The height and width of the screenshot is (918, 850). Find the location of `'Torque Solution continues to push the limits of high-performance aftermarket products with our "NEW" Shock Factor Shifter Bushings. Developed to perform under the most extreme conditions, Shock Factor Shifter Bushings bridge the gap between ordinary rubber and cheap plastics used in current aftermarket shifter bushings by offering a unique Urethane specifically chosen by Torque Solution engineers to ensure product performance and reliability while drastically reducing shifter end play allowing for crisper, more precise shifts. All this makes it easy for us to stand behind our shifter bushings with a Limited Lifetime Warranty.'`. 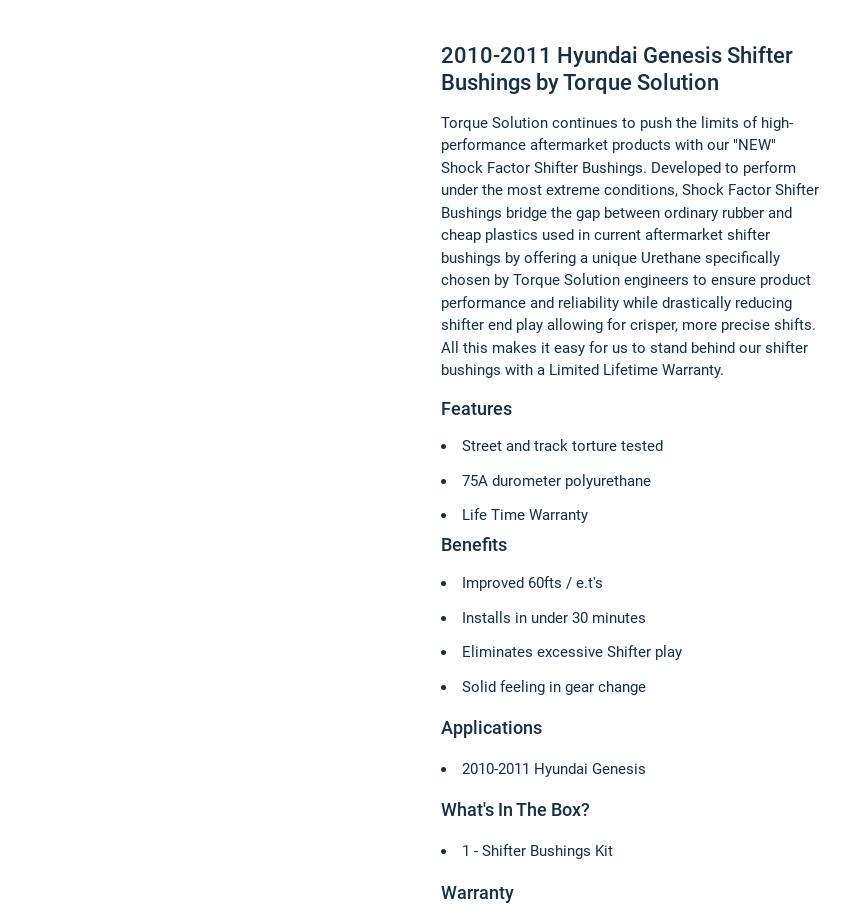

'Torque Solution continues to push the limits of high-performance aftermarket products with our "NEW" Shock Factor Shifter Bushings. Developed to perform under the most extreme conditions, Shock Factor Shifter Bushings bridge the gap between ordinary rubber and cheap plastics used in current aftermarket shifter bushings by offering a unique Urethane specifically chosen by Torque Solution engineers to ensure product performance and reliability while drastically reducing shifter end play allowing for crisper, more precise shifts. All this makes it easy for us to stand behind our shifter bushings with a Limited Lifetime Warranty.' is located at coordinates (439, 245).